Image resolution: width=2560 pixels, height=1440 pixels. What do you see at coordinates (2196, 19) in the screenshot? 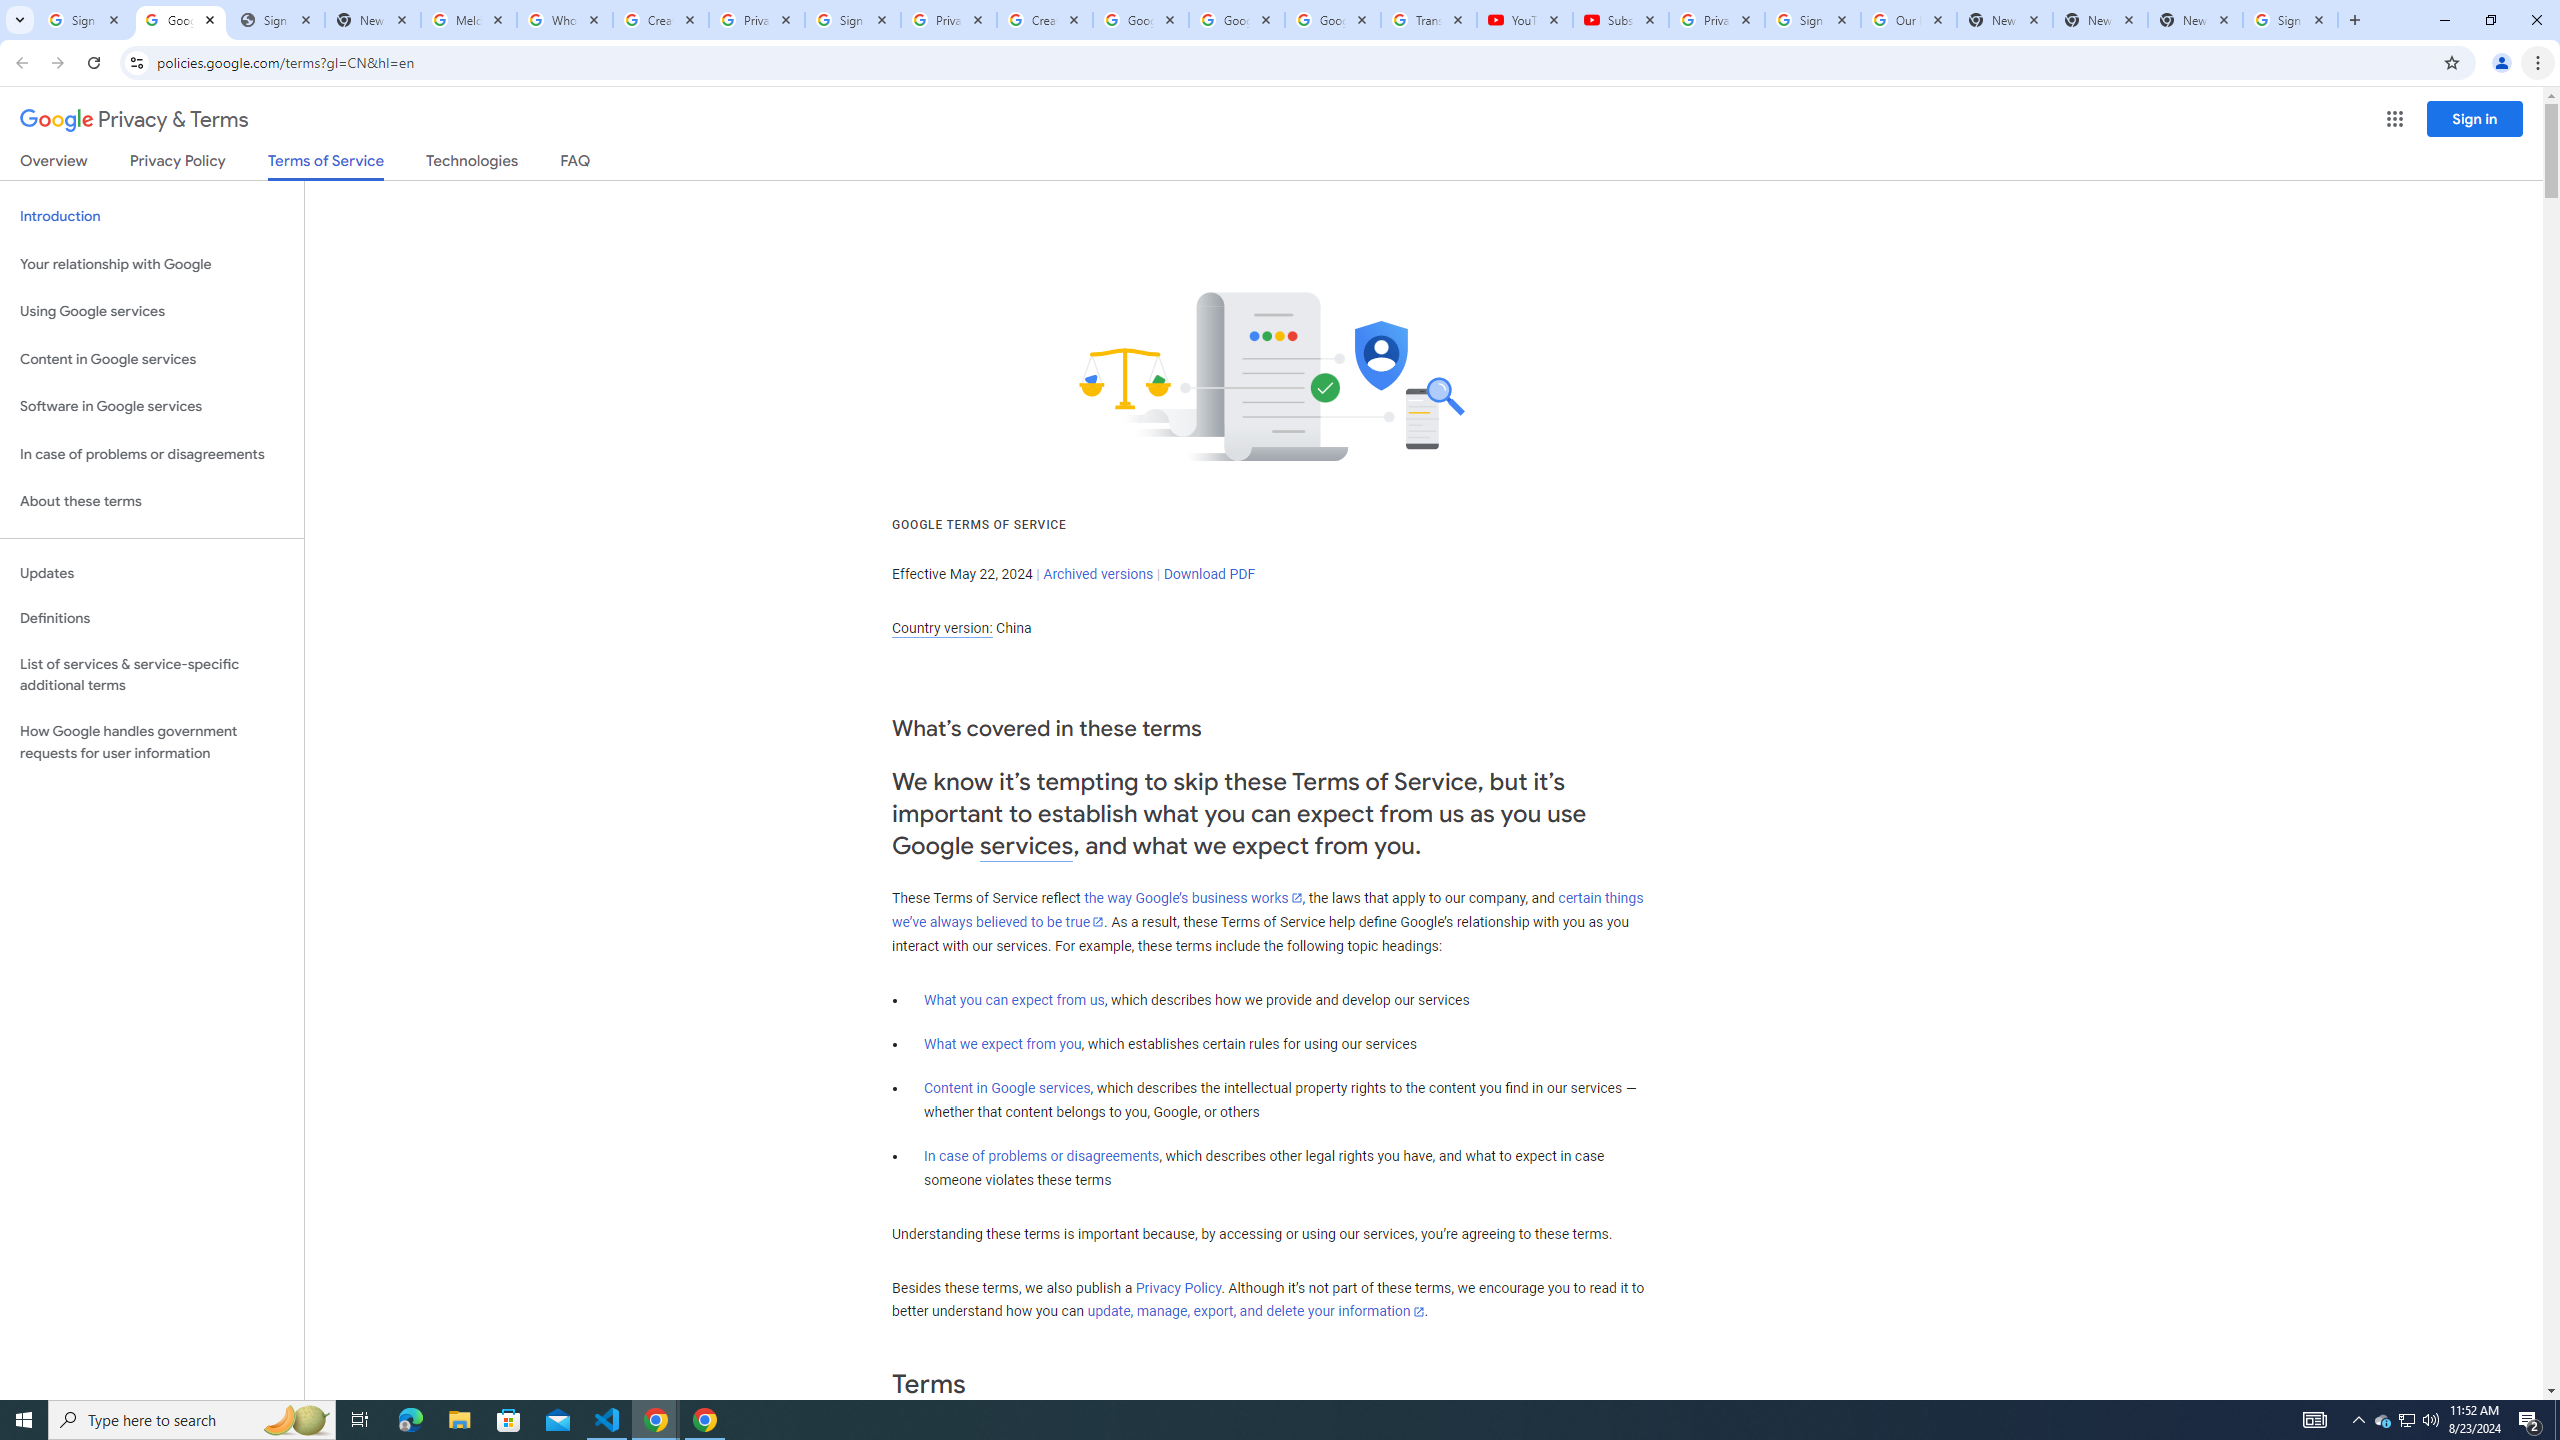
I see `'New Tab'` at bounding box center [2196, 19].